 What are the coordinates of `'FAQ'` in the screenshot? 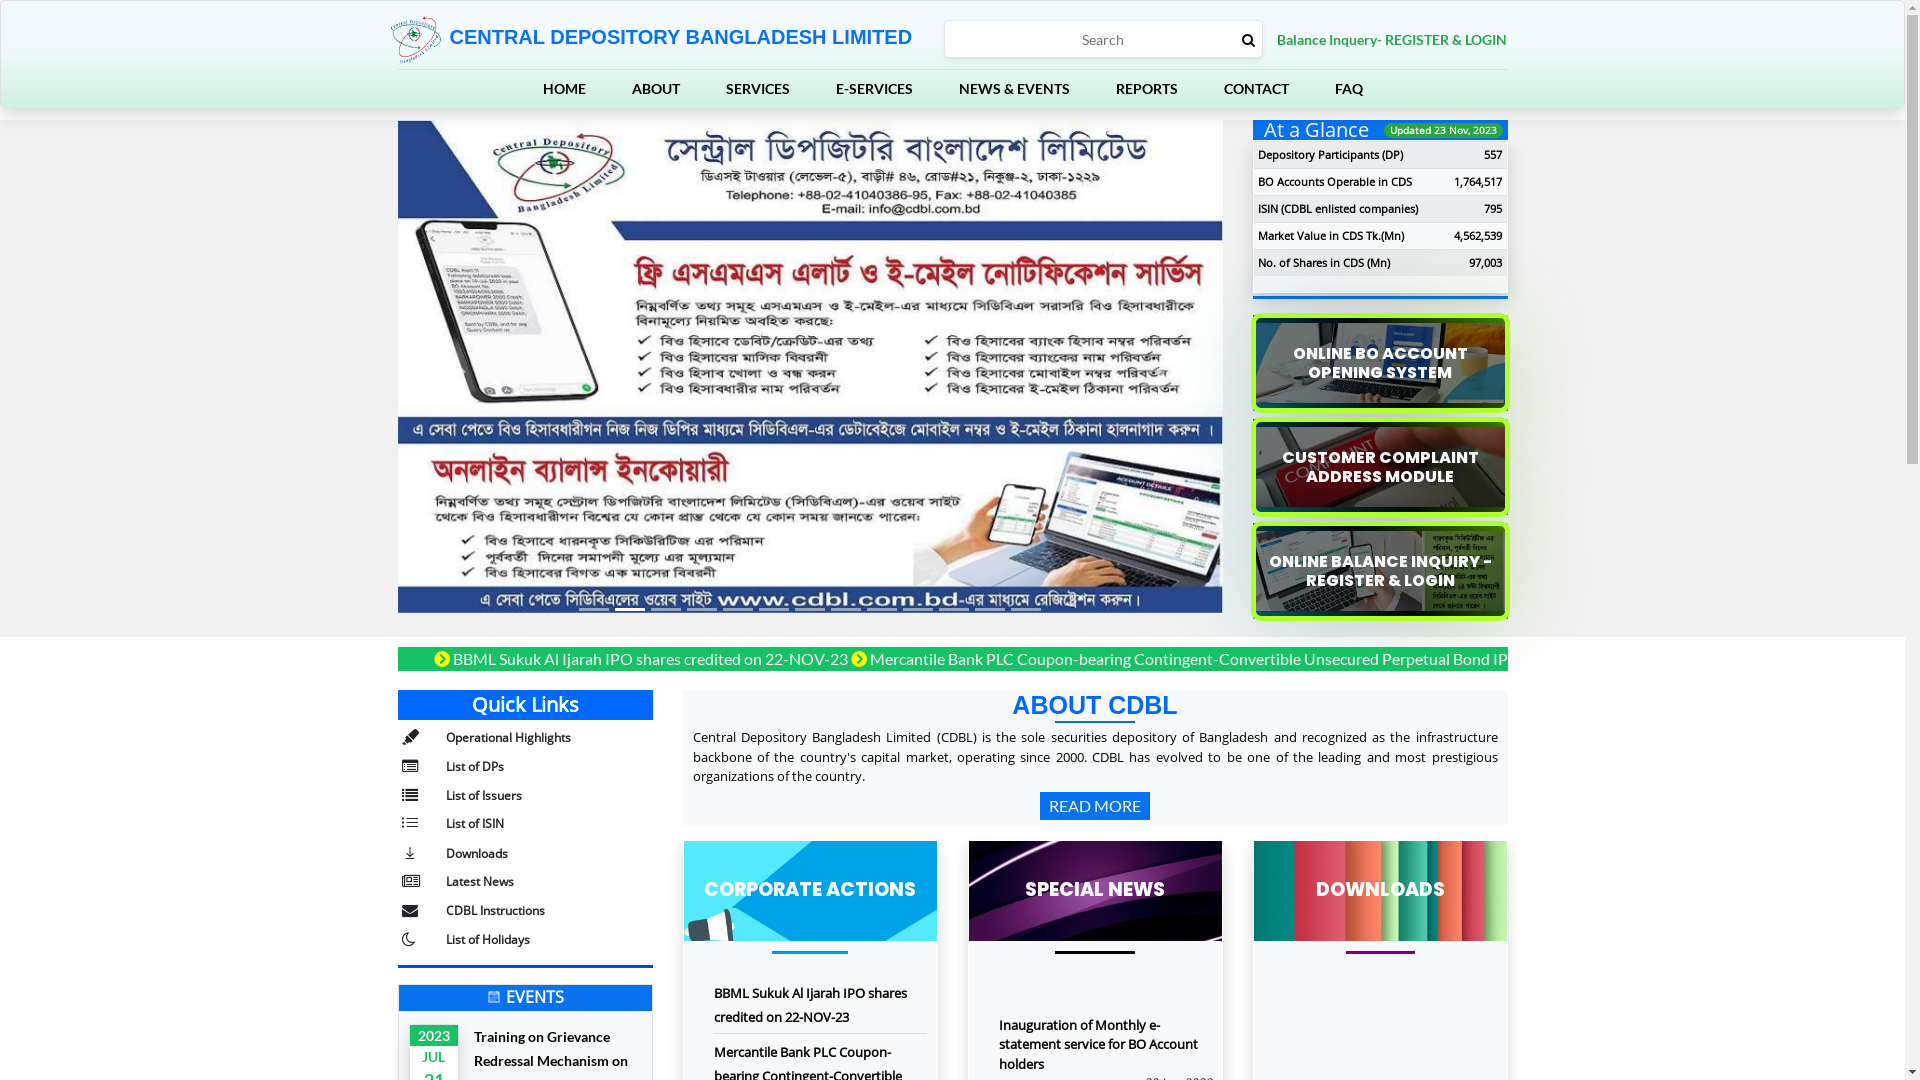 It's located at (1325, 87).